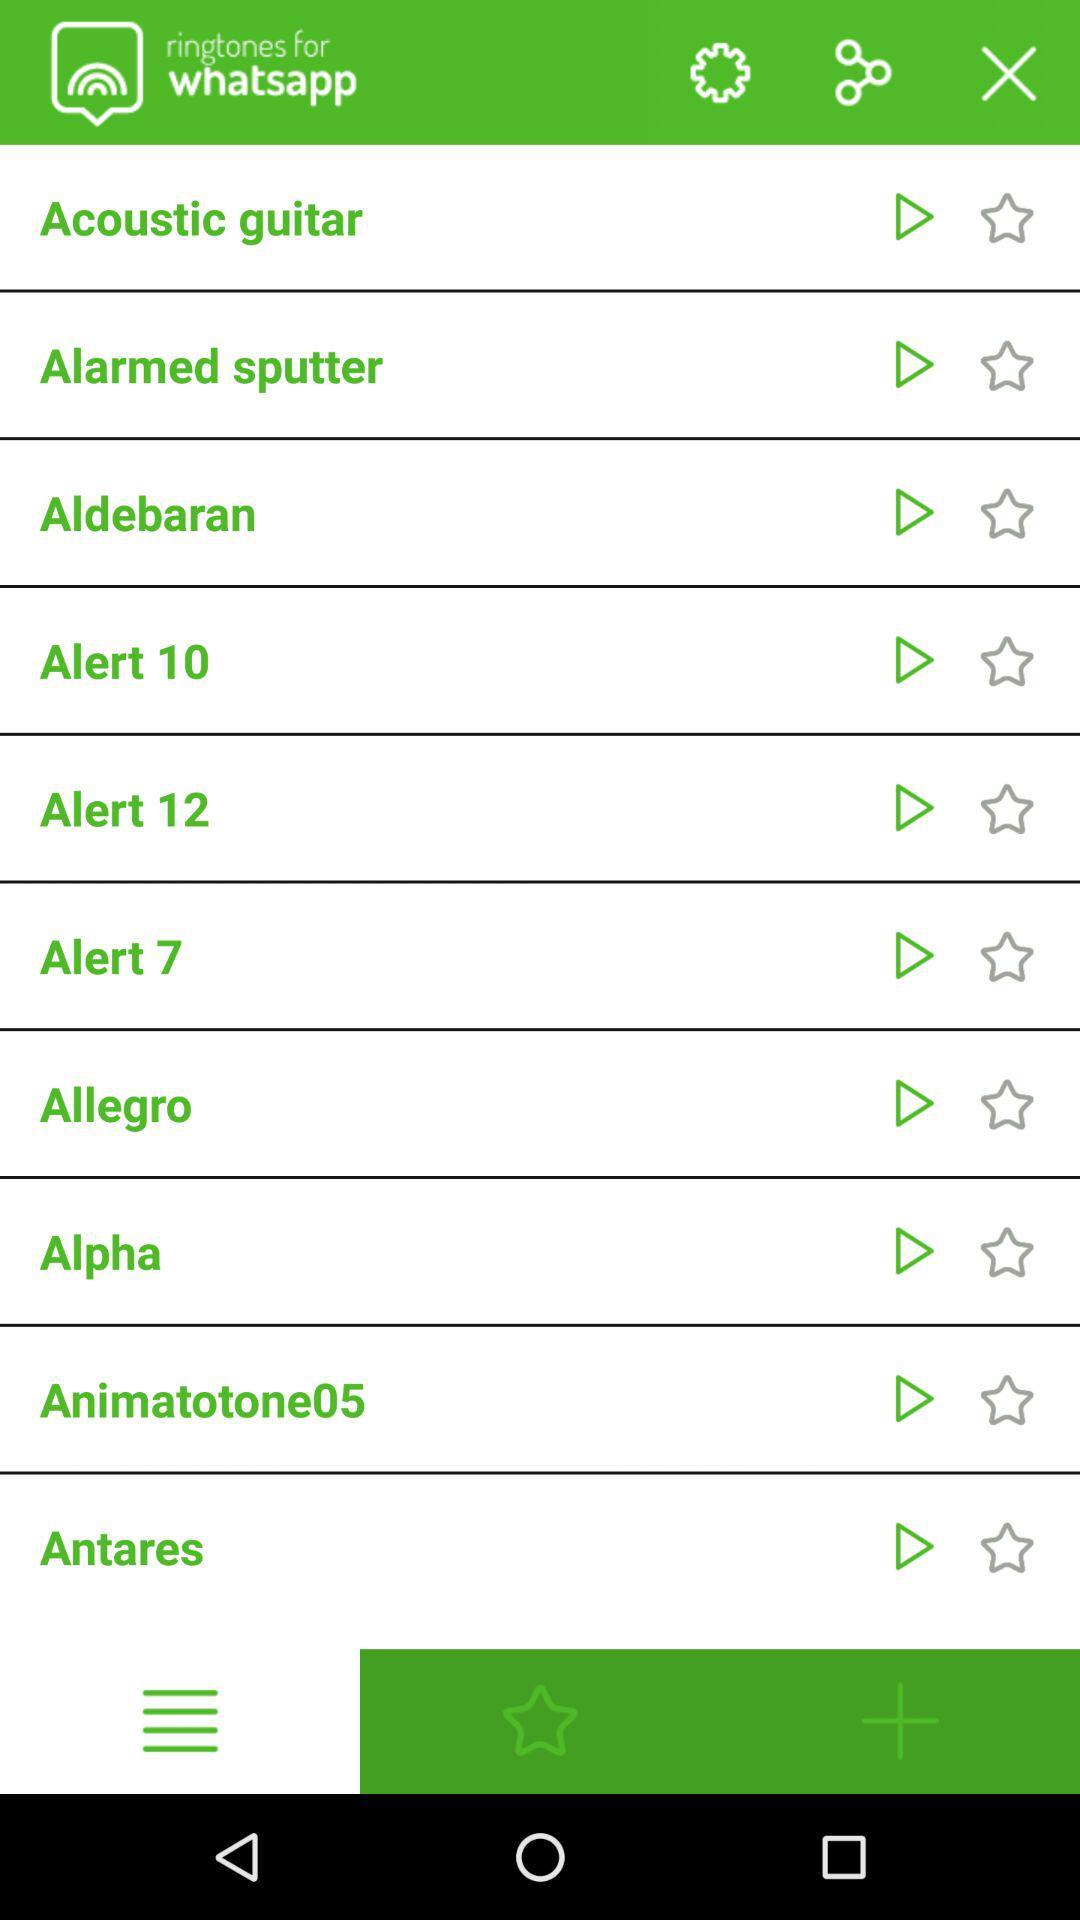 The image size is (1080, 1920). What do you see at coordinates (454, 660) in the screenshot?
I see `the alert 10 app` at bounding box center [454, 660].